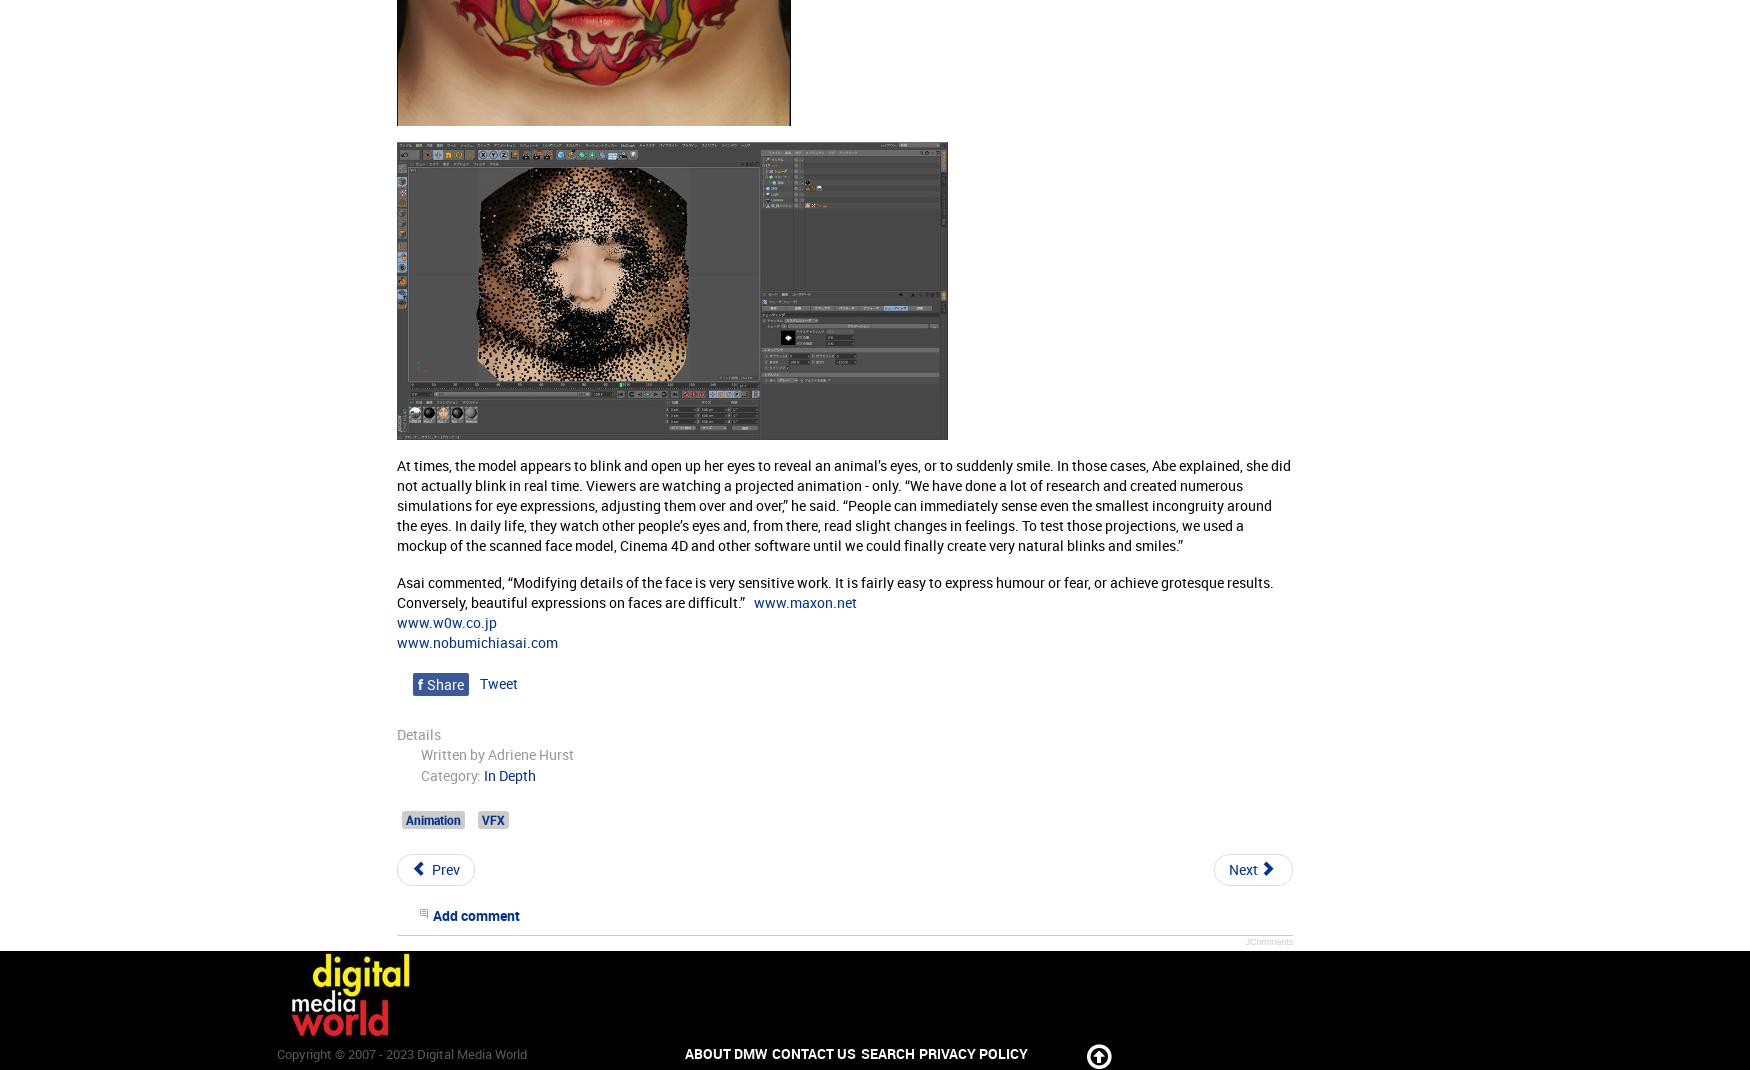  What do you see at coordinates (274, 1052) in the screenshot?
I see `'Copyright ©
2007 - 2023
Digital Media World'` at bounding box center [274, 1052].